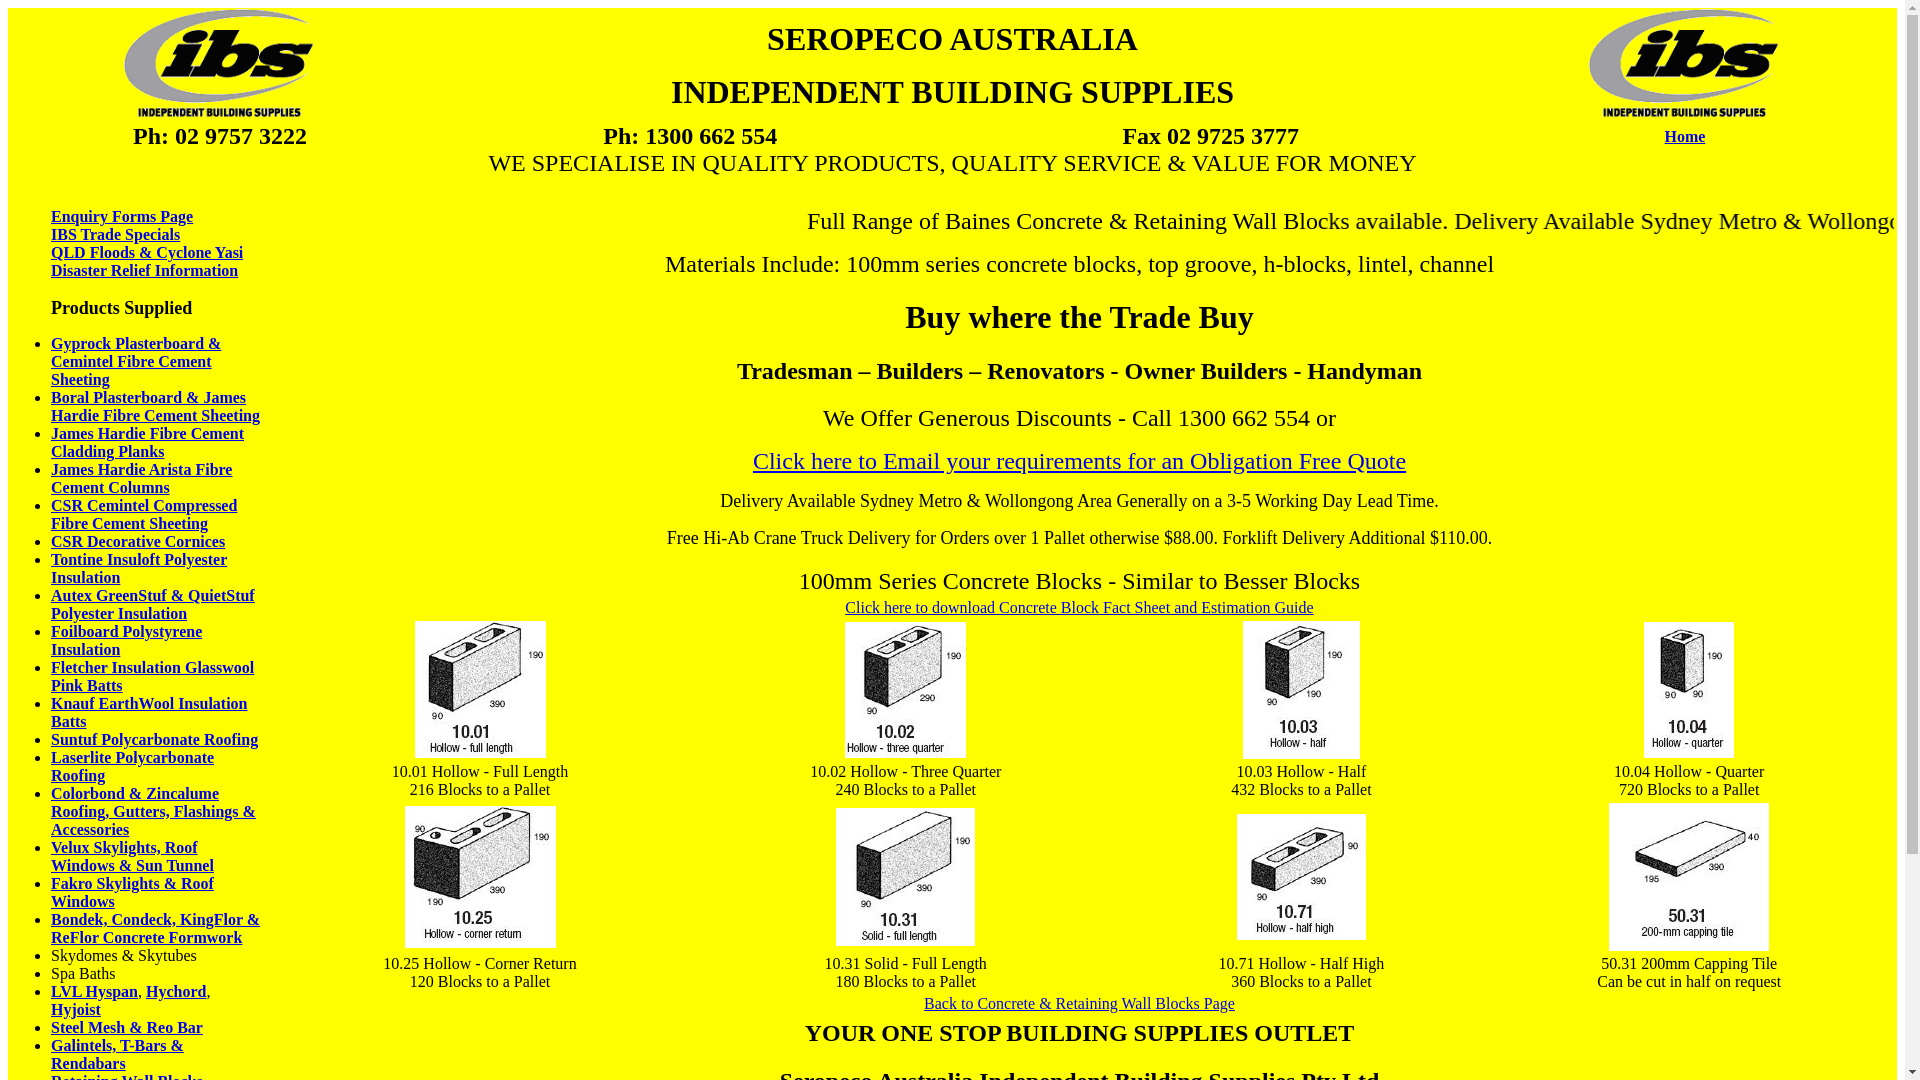 This screenshot has height=1080, width=1920. Describe the element at coordinates (138, 568) in the screenshot. I see `'Tontine Insuloft Polyester Insulation'` at that location.